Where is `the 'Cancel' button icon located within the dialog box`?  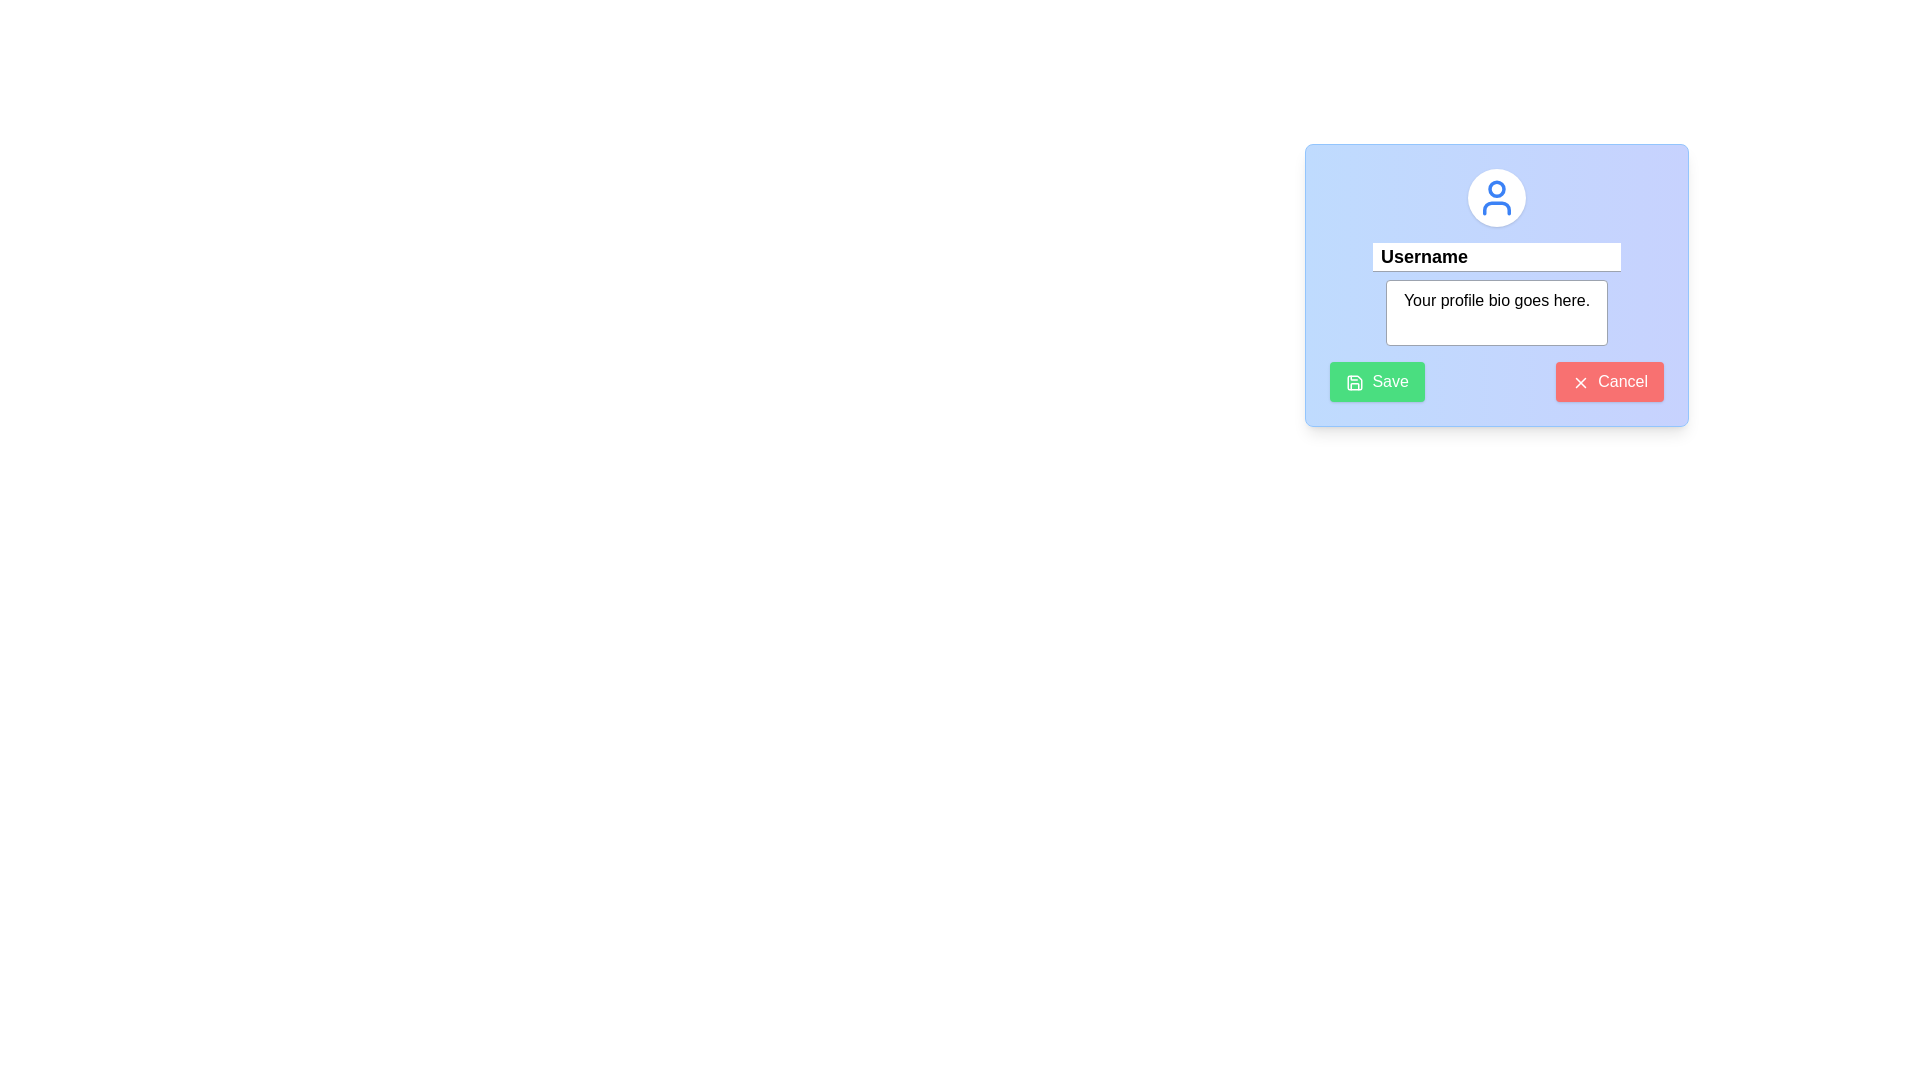
the 'Cancel' button icon located within the dialog box is located at coordinates (1579, 382).